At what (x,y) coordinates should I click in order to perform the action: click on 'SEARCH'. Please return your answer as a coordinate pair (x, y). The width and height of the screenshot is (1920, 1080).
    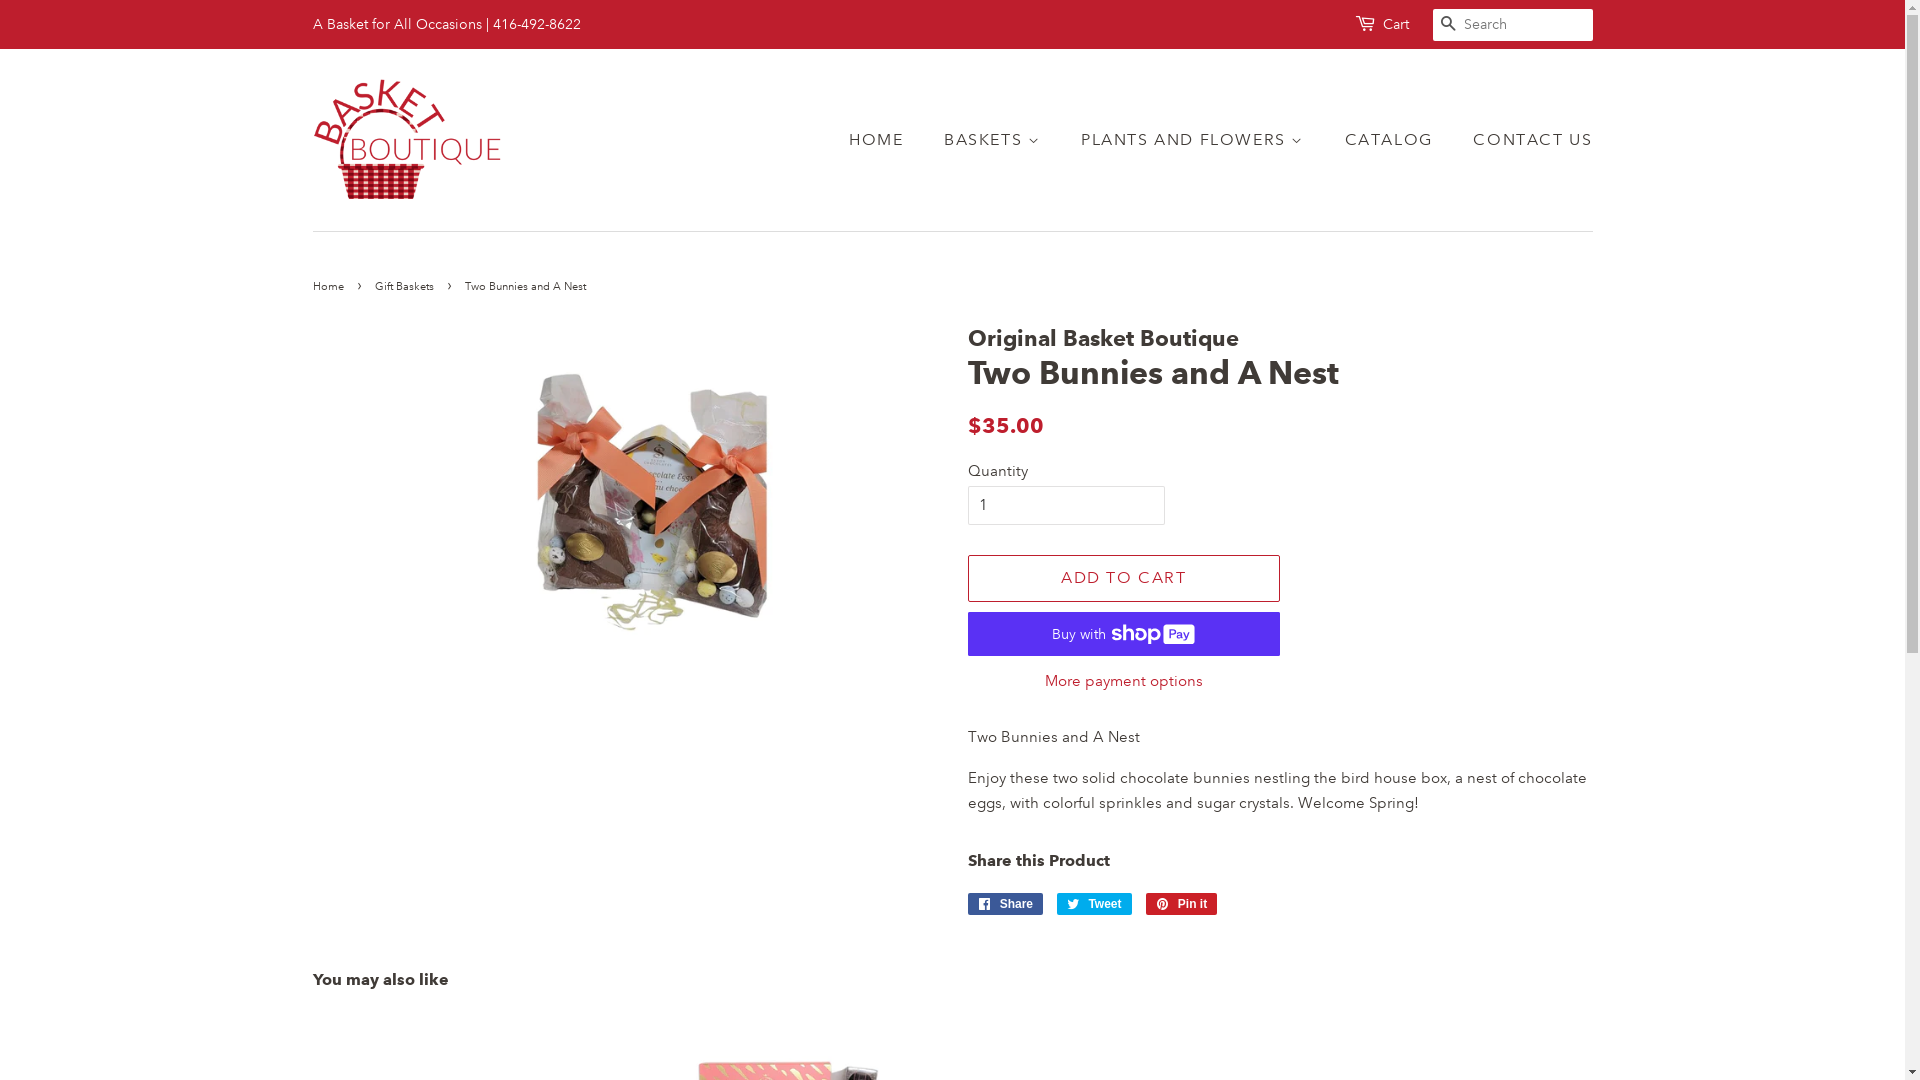
    Looking at the image, I should click on (1448, 25).